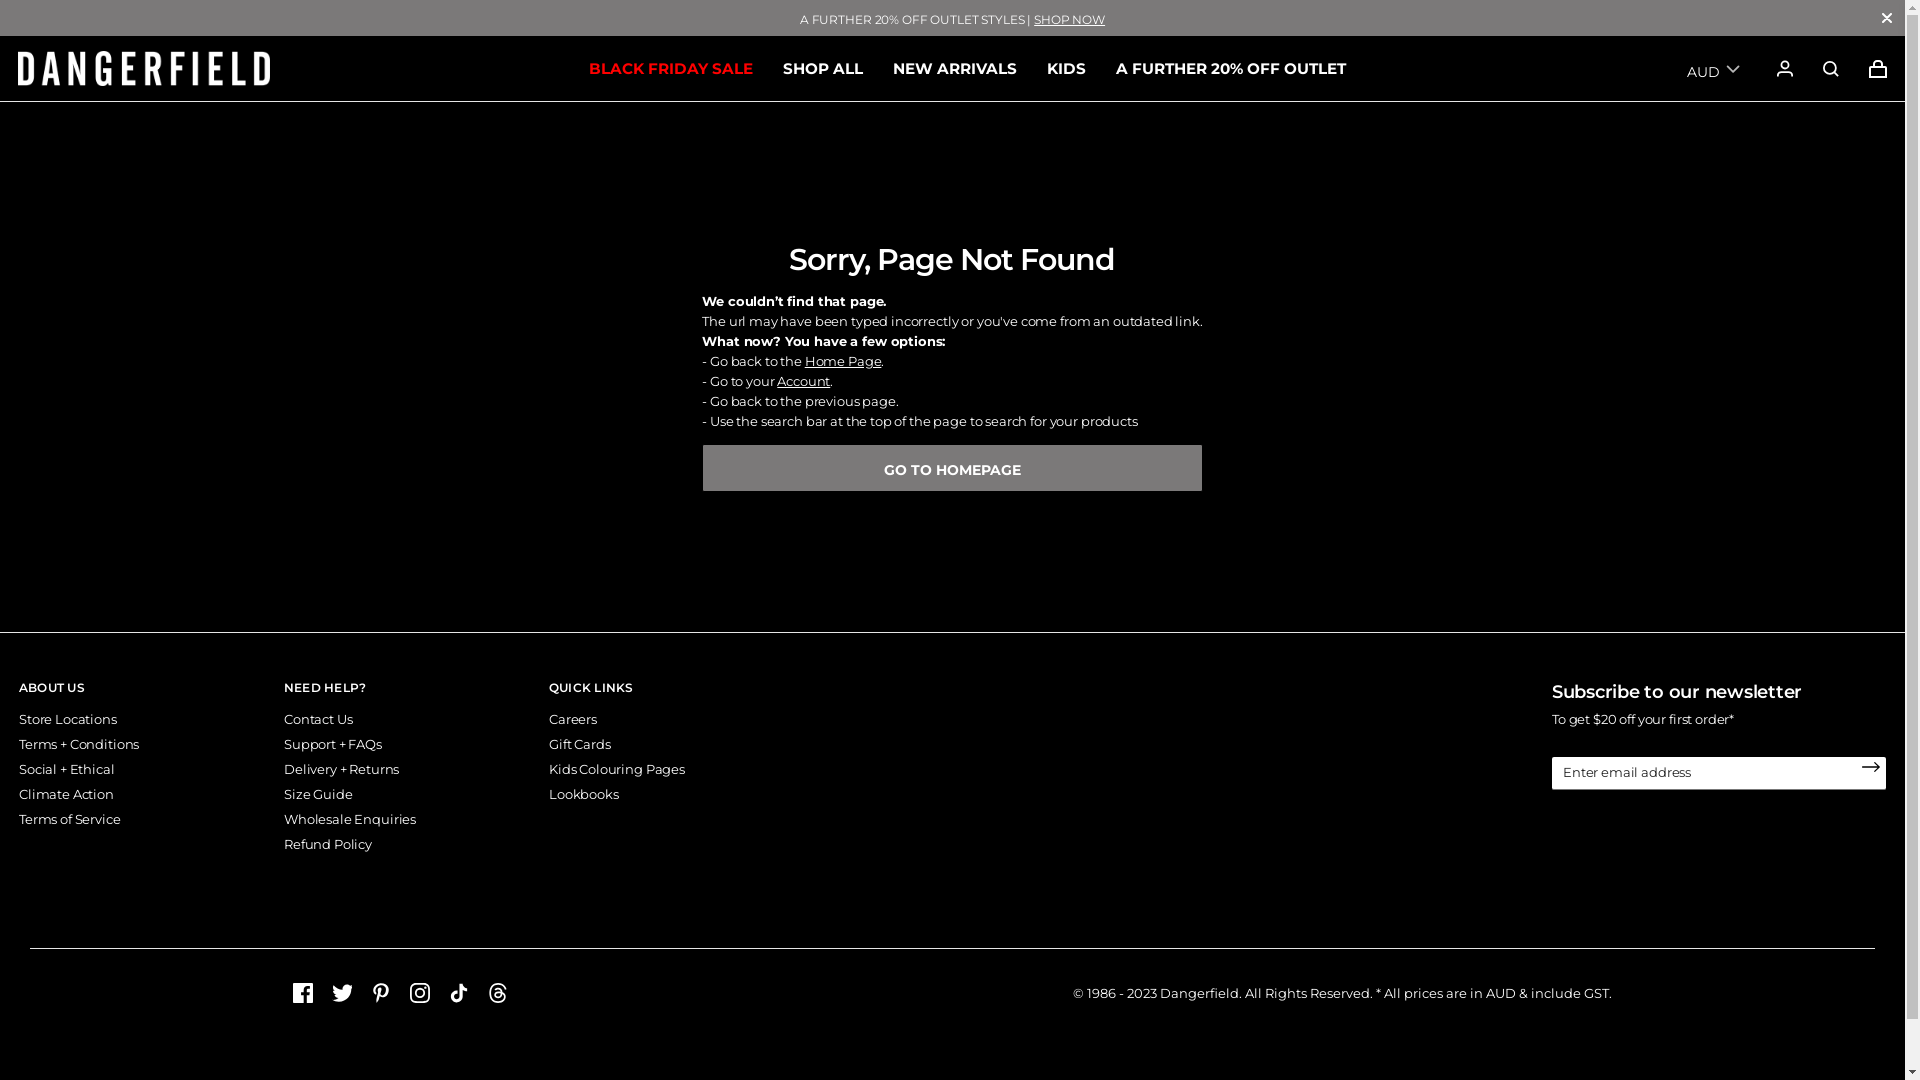  What do you see at coordinates (78, 744) in the screenshot?
I see `'Terms + Conditions'` at bounding box center [78, 744].